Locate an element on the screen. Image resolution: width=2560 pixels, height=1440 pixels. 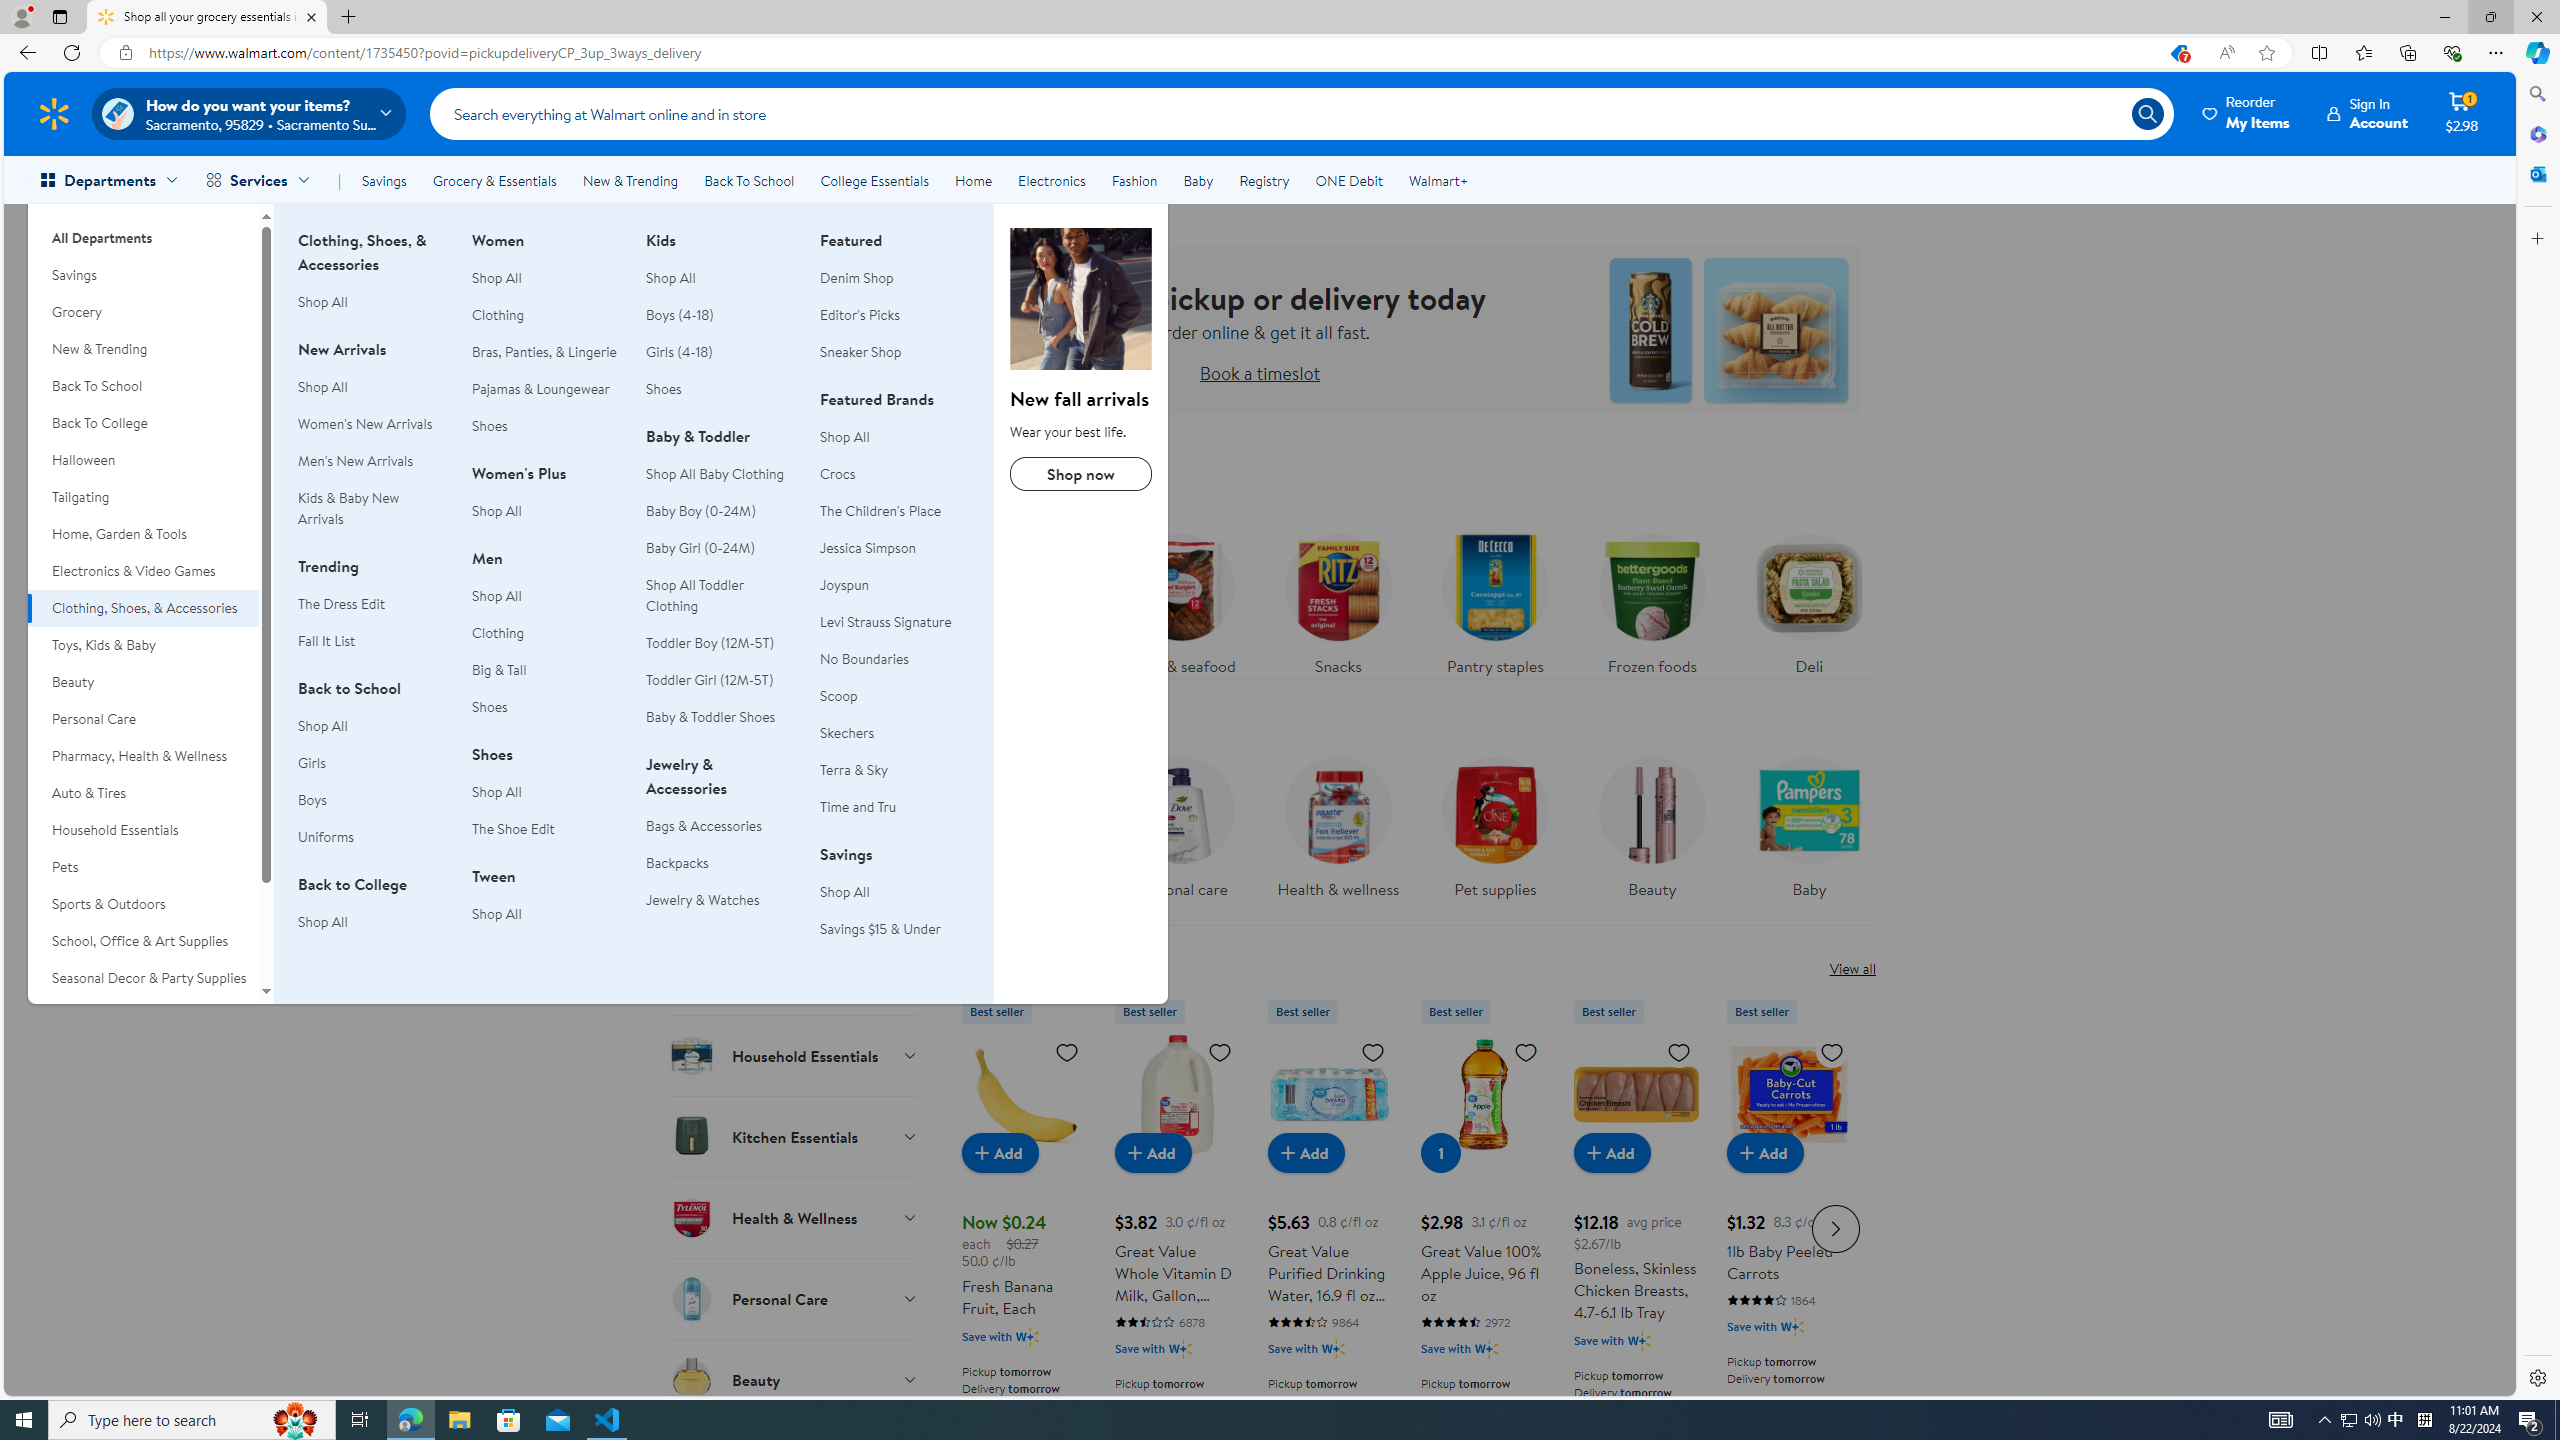
'Auto & Tires' is located at coordinates (142, 792).